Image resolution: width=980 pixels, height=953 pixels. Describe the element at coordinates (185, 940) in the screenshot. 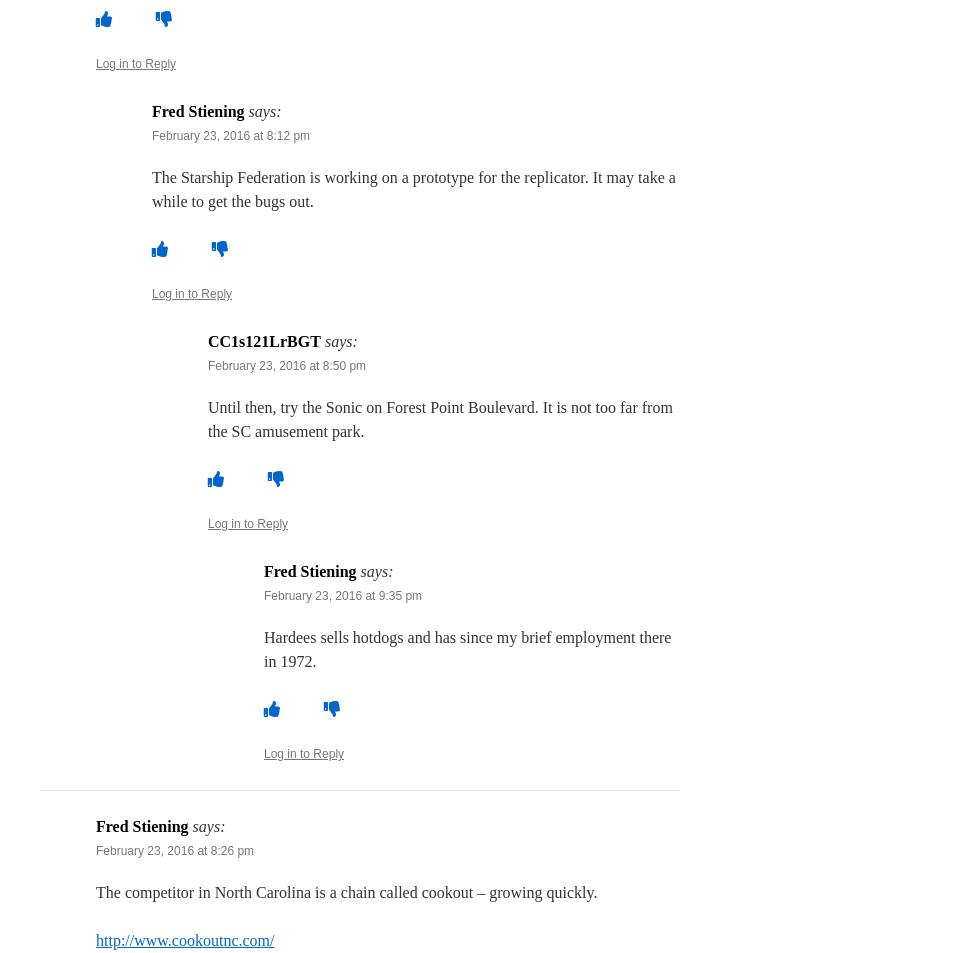

I see `'http://www.cookoutnc.com/'` at that location.